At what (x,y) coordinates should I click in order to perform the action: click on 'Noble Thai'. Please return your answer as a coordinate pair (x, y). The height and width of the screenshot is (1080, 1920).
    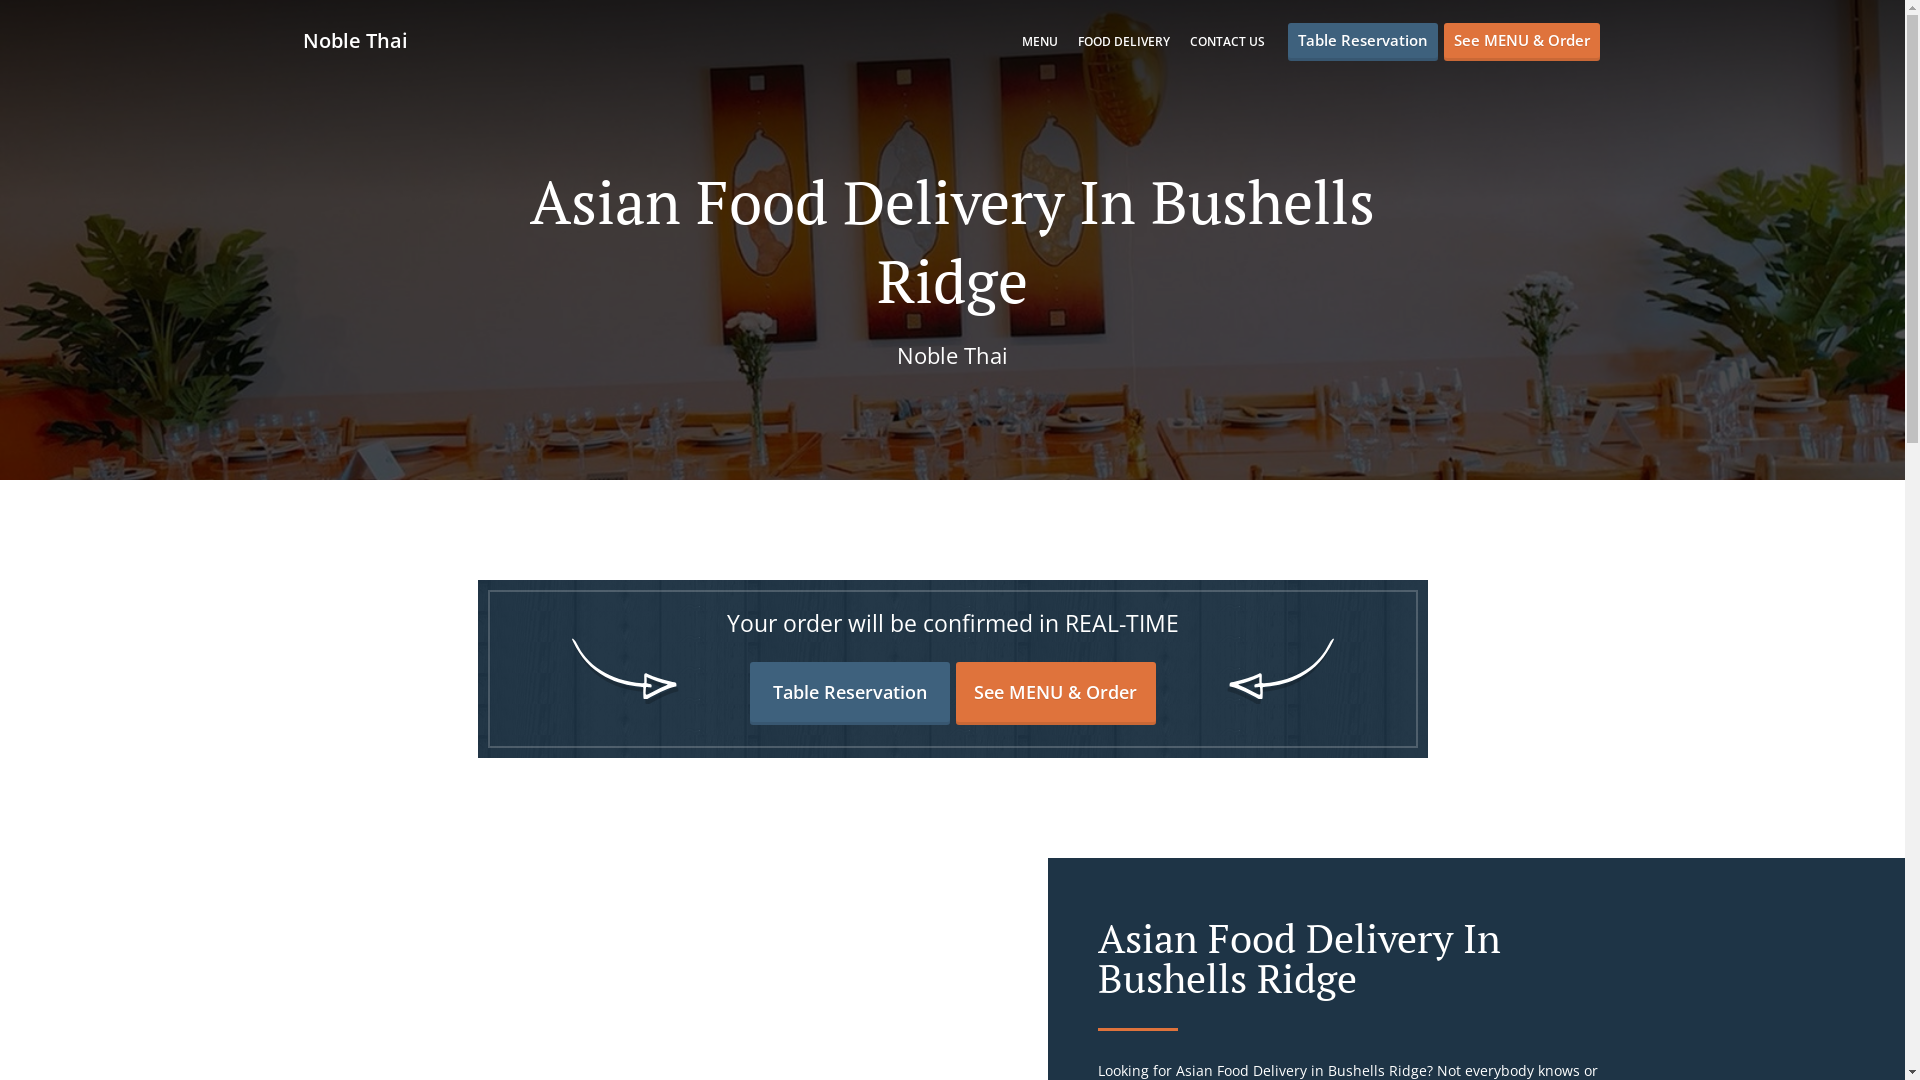
    Looking at the image, I should click on (301, 40).